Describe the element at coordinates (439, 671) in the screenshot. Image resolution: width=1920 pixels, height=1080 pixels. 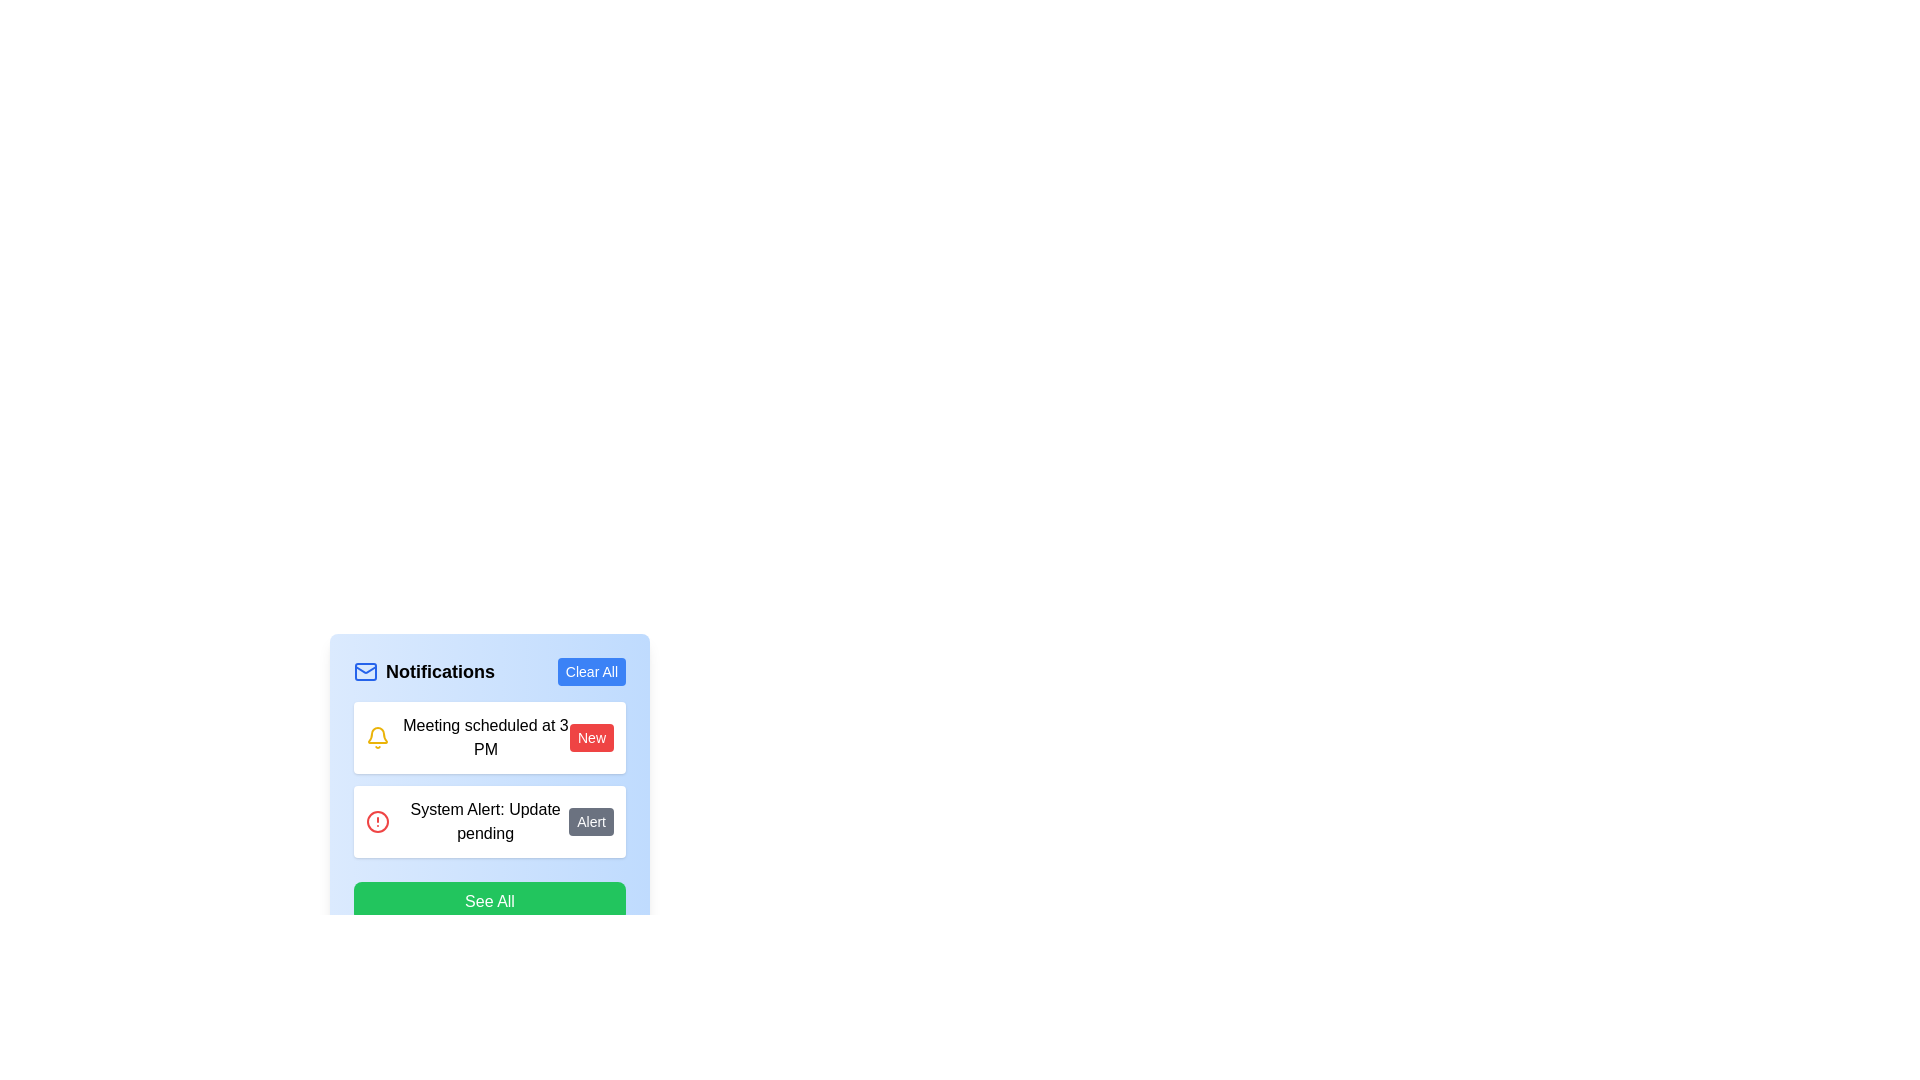
I see `the Text label that serves as the title or header for the notification panel, positioned between the mail icon and the 'Clear All' button` at that location.